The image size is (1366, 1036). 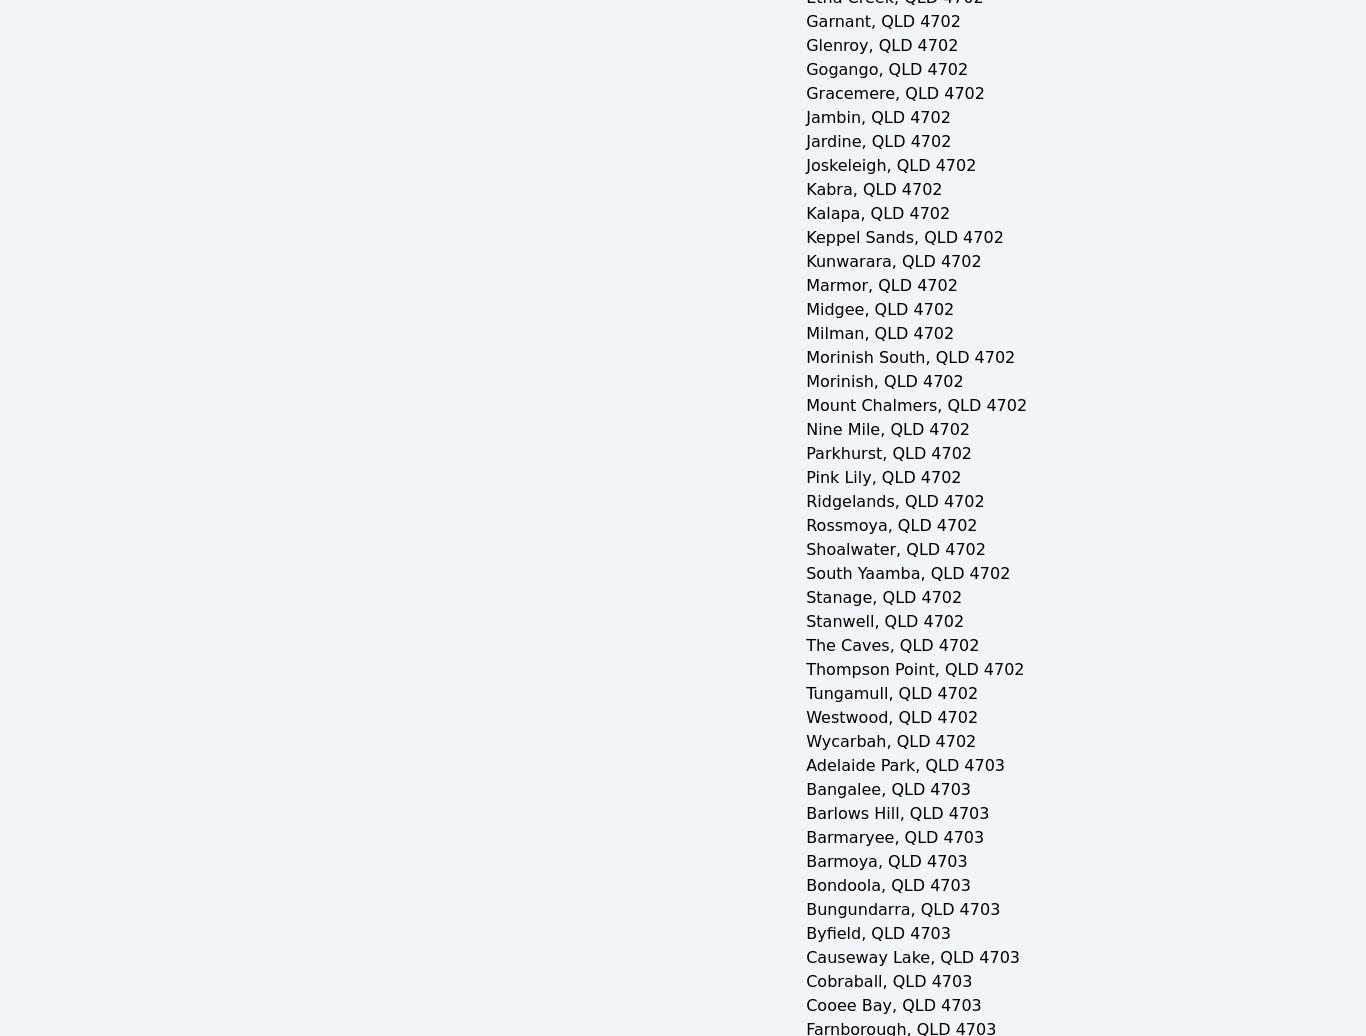 What do you see at coordinates (804, 525) in the screenshot?
I see `'Rossmoya, QLD 4702'` at bounding box center [804, 525].